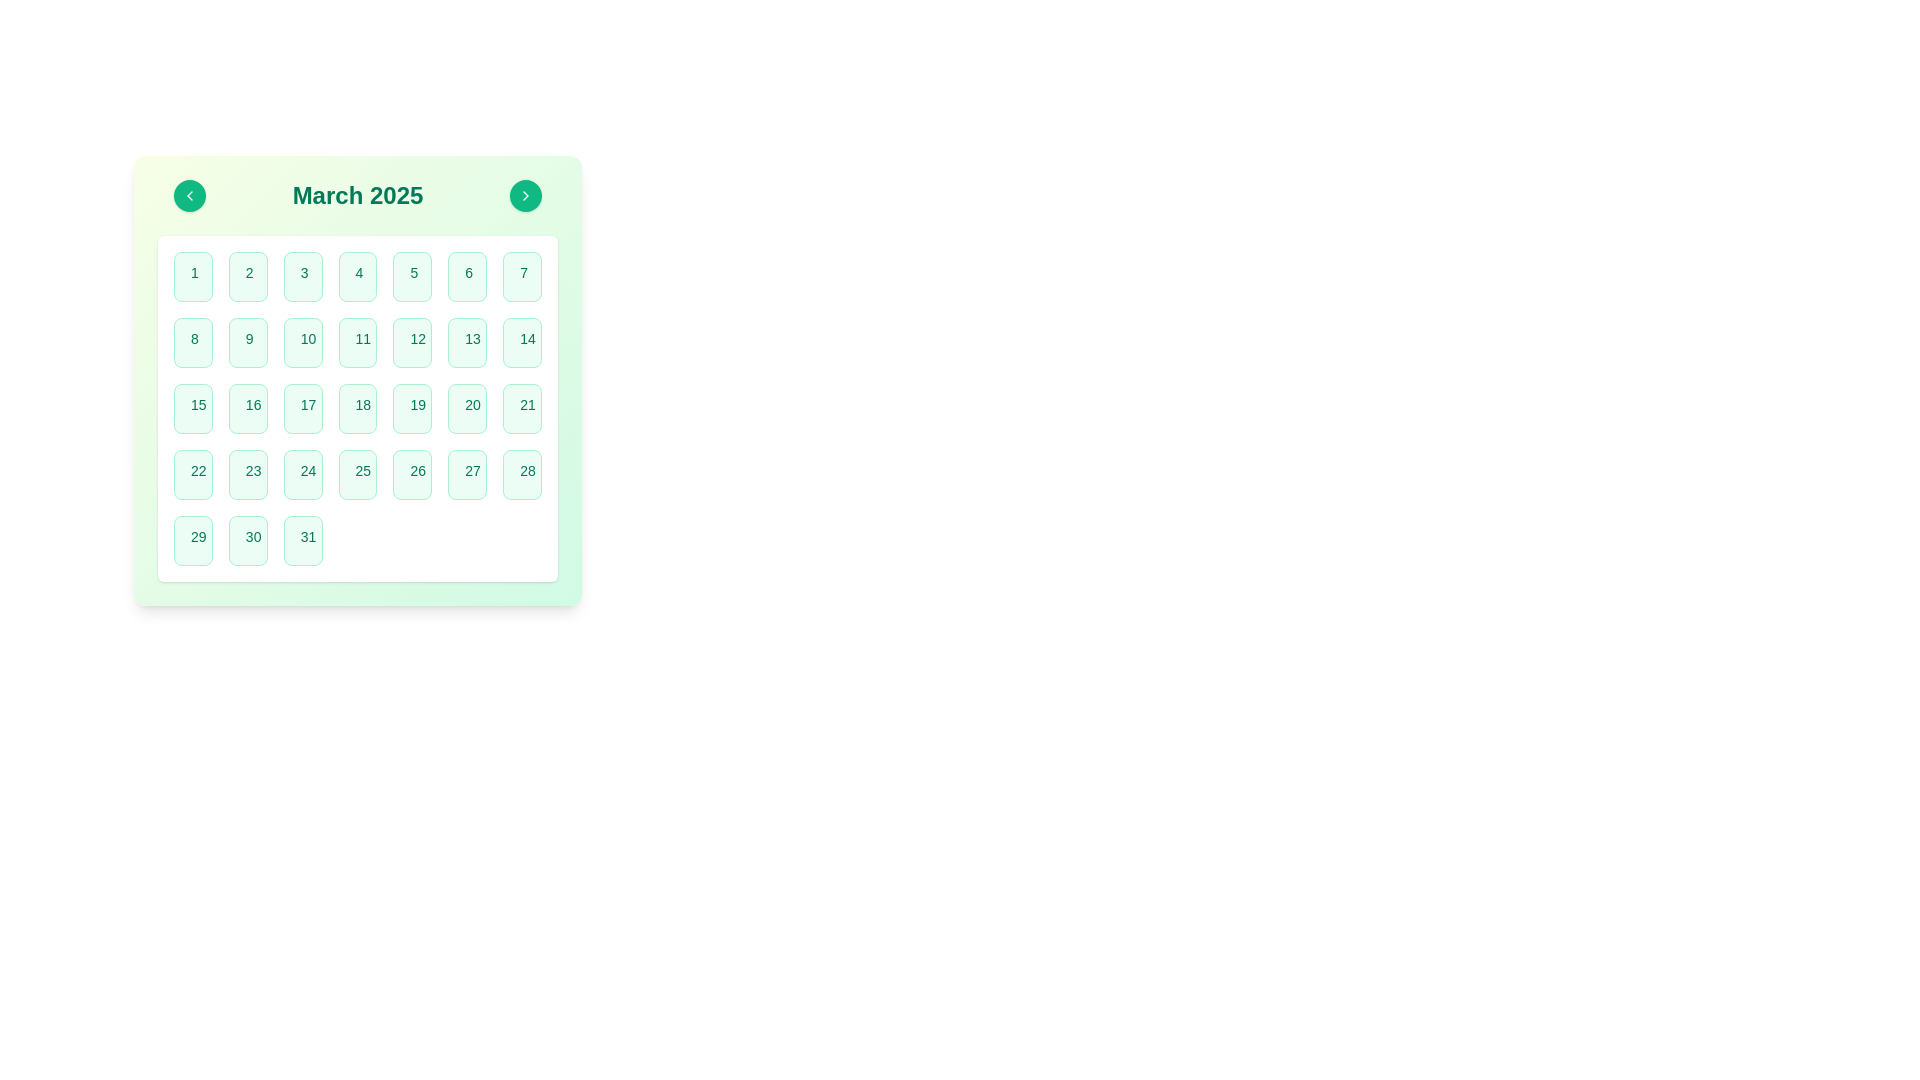 The width and height of the screenshot is (1920, 1080). I want to click on the Text label indicating day 9 in the calendar grid, positioned in the ninth cell, so click(248, 338).